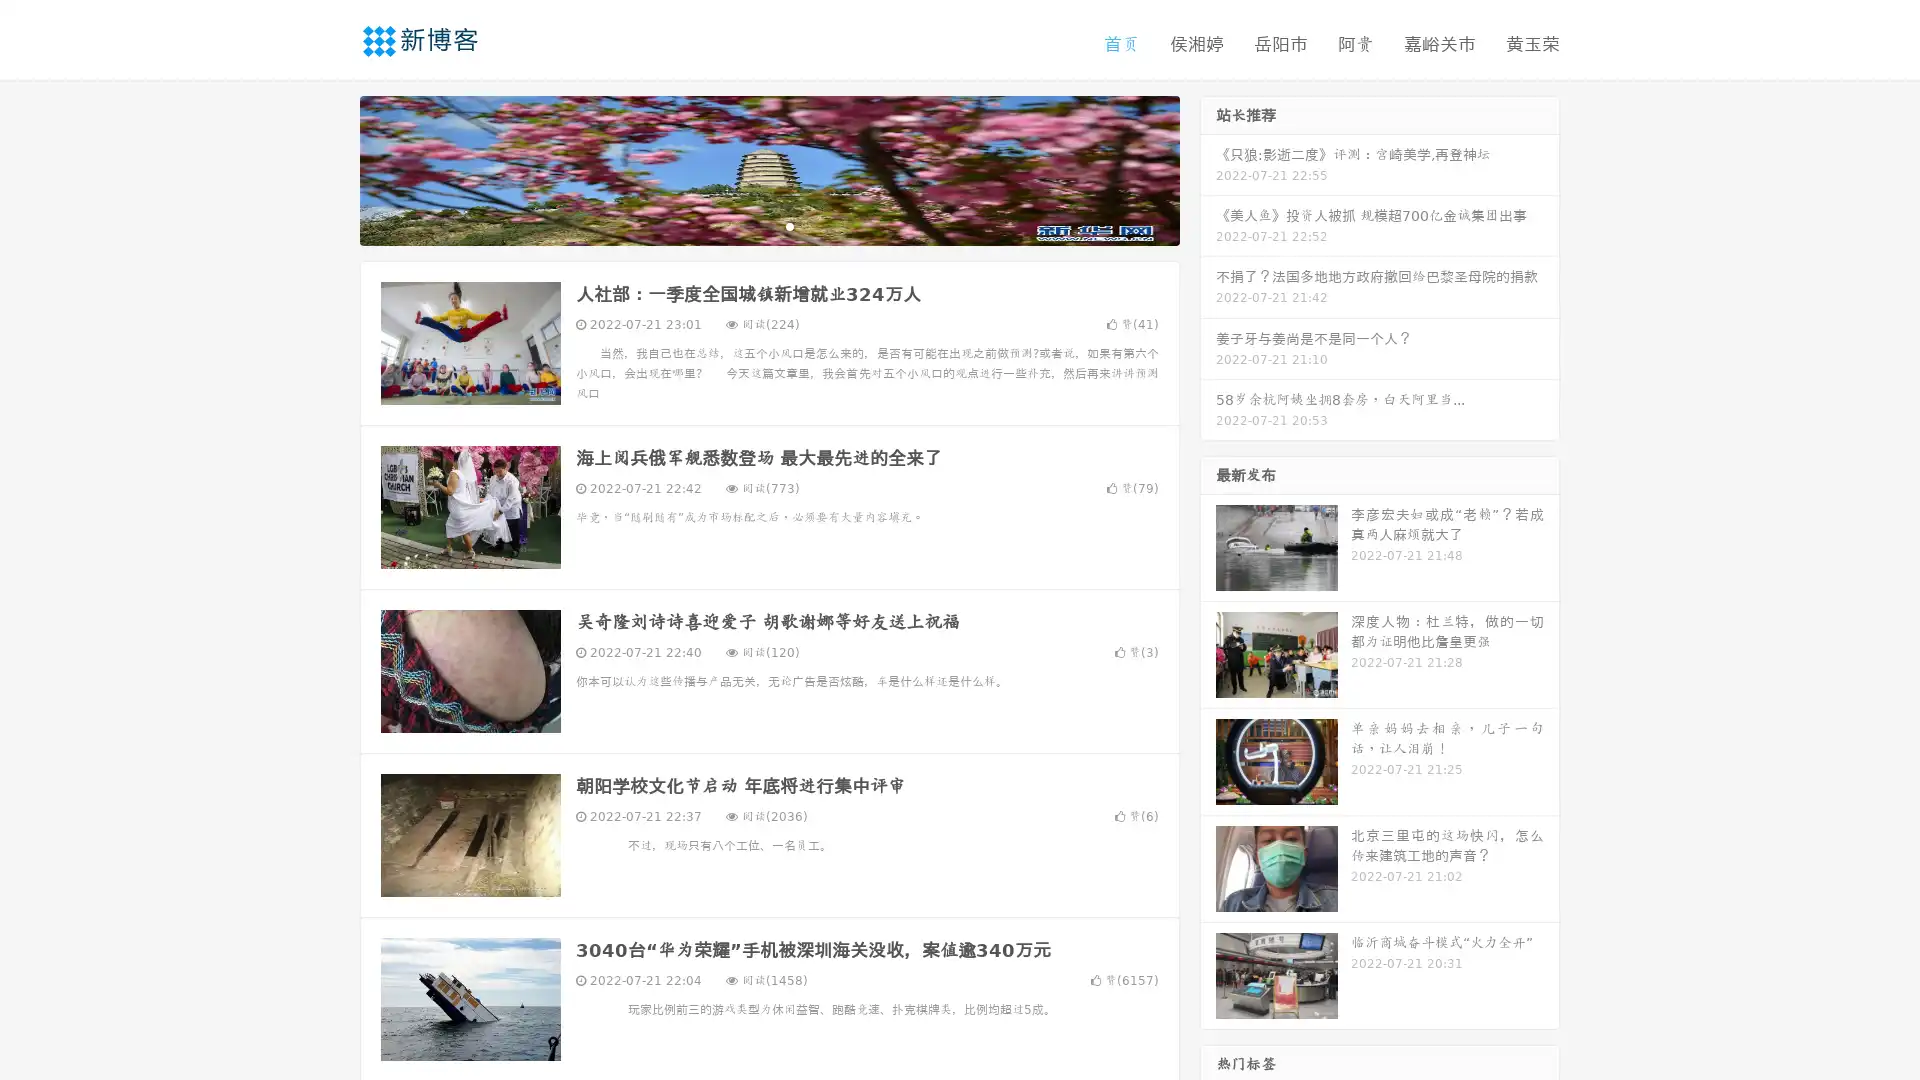 The width and height of the screenshot is (1920, 1080). What do you see at coordinates (1208, 168) in the screenshot?
I see `Next slide` at bounding box center [1208, 168].